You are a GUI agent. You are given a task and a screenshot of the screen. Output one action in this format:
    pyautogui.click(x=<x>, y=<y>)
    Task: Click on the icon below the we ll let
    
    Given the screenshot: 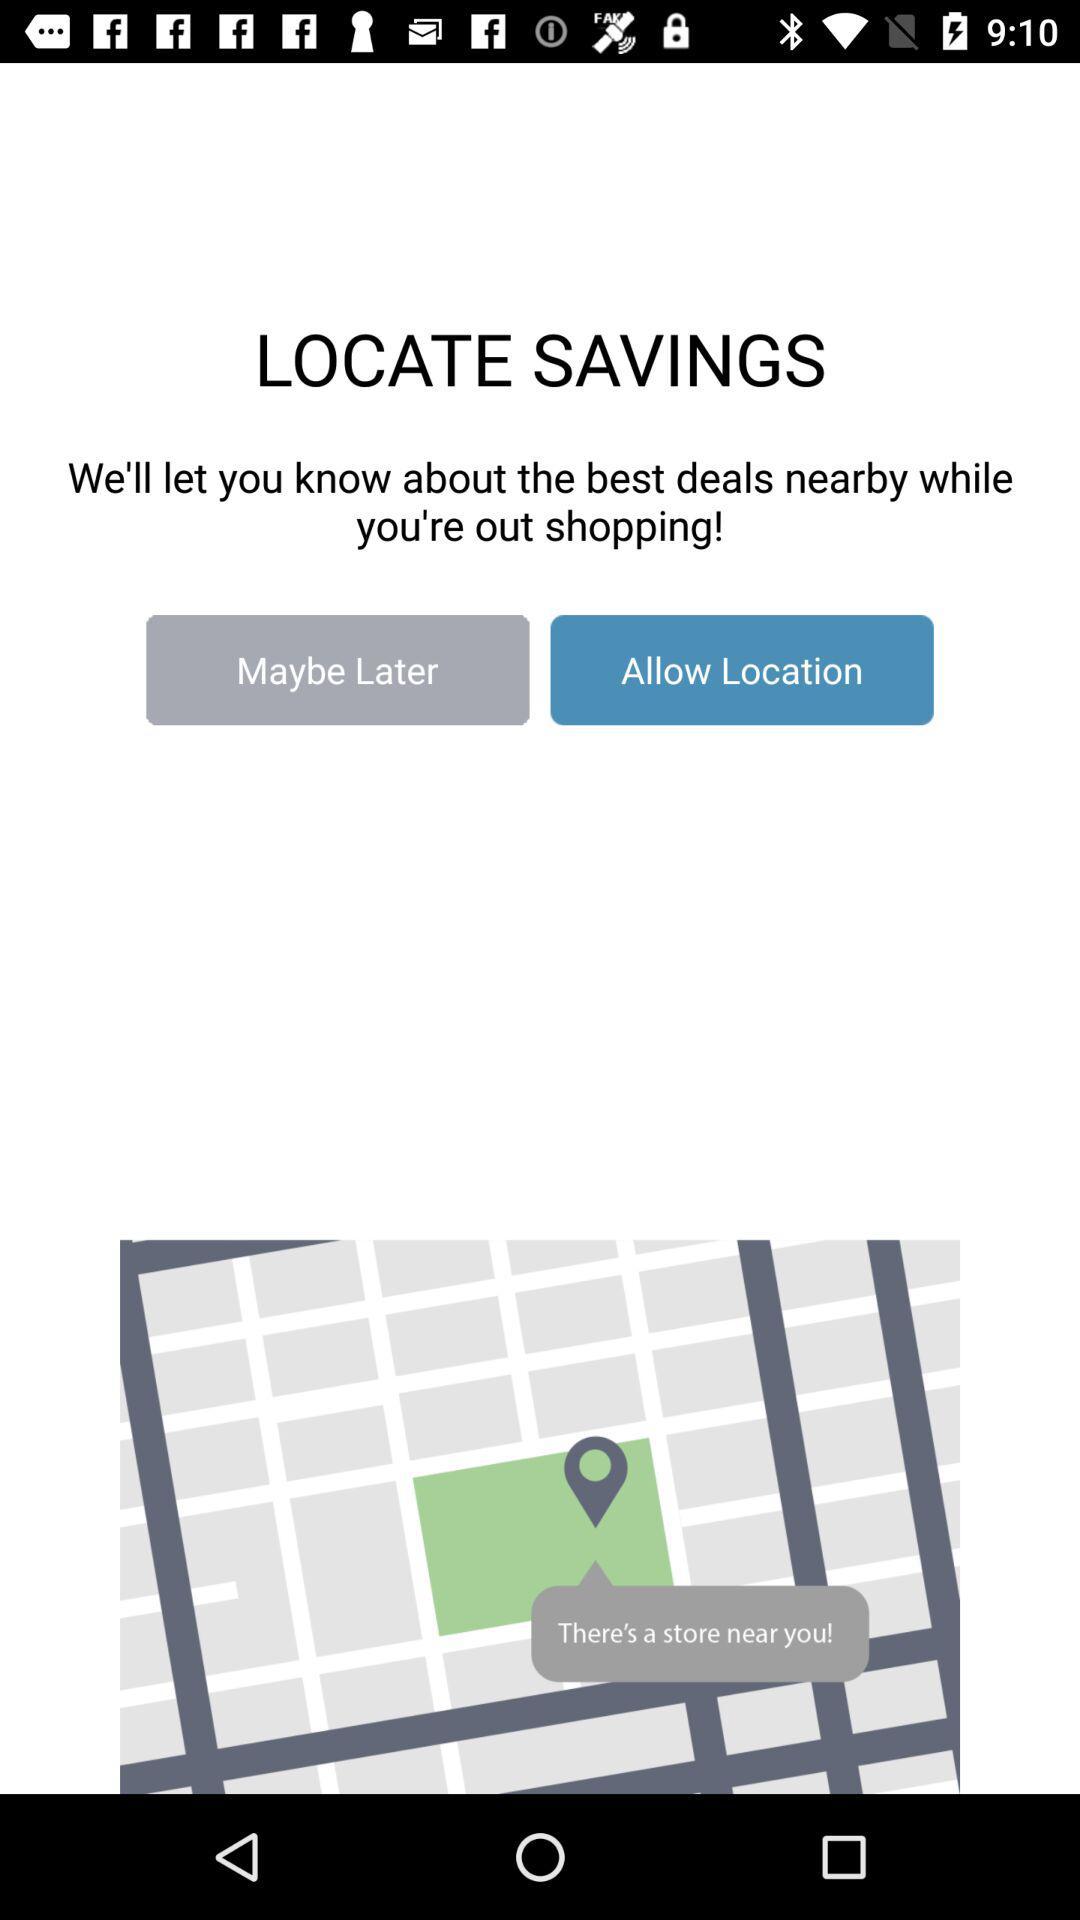 What is the action you would take?
    pyautogui.click(x=336, y=670)
    